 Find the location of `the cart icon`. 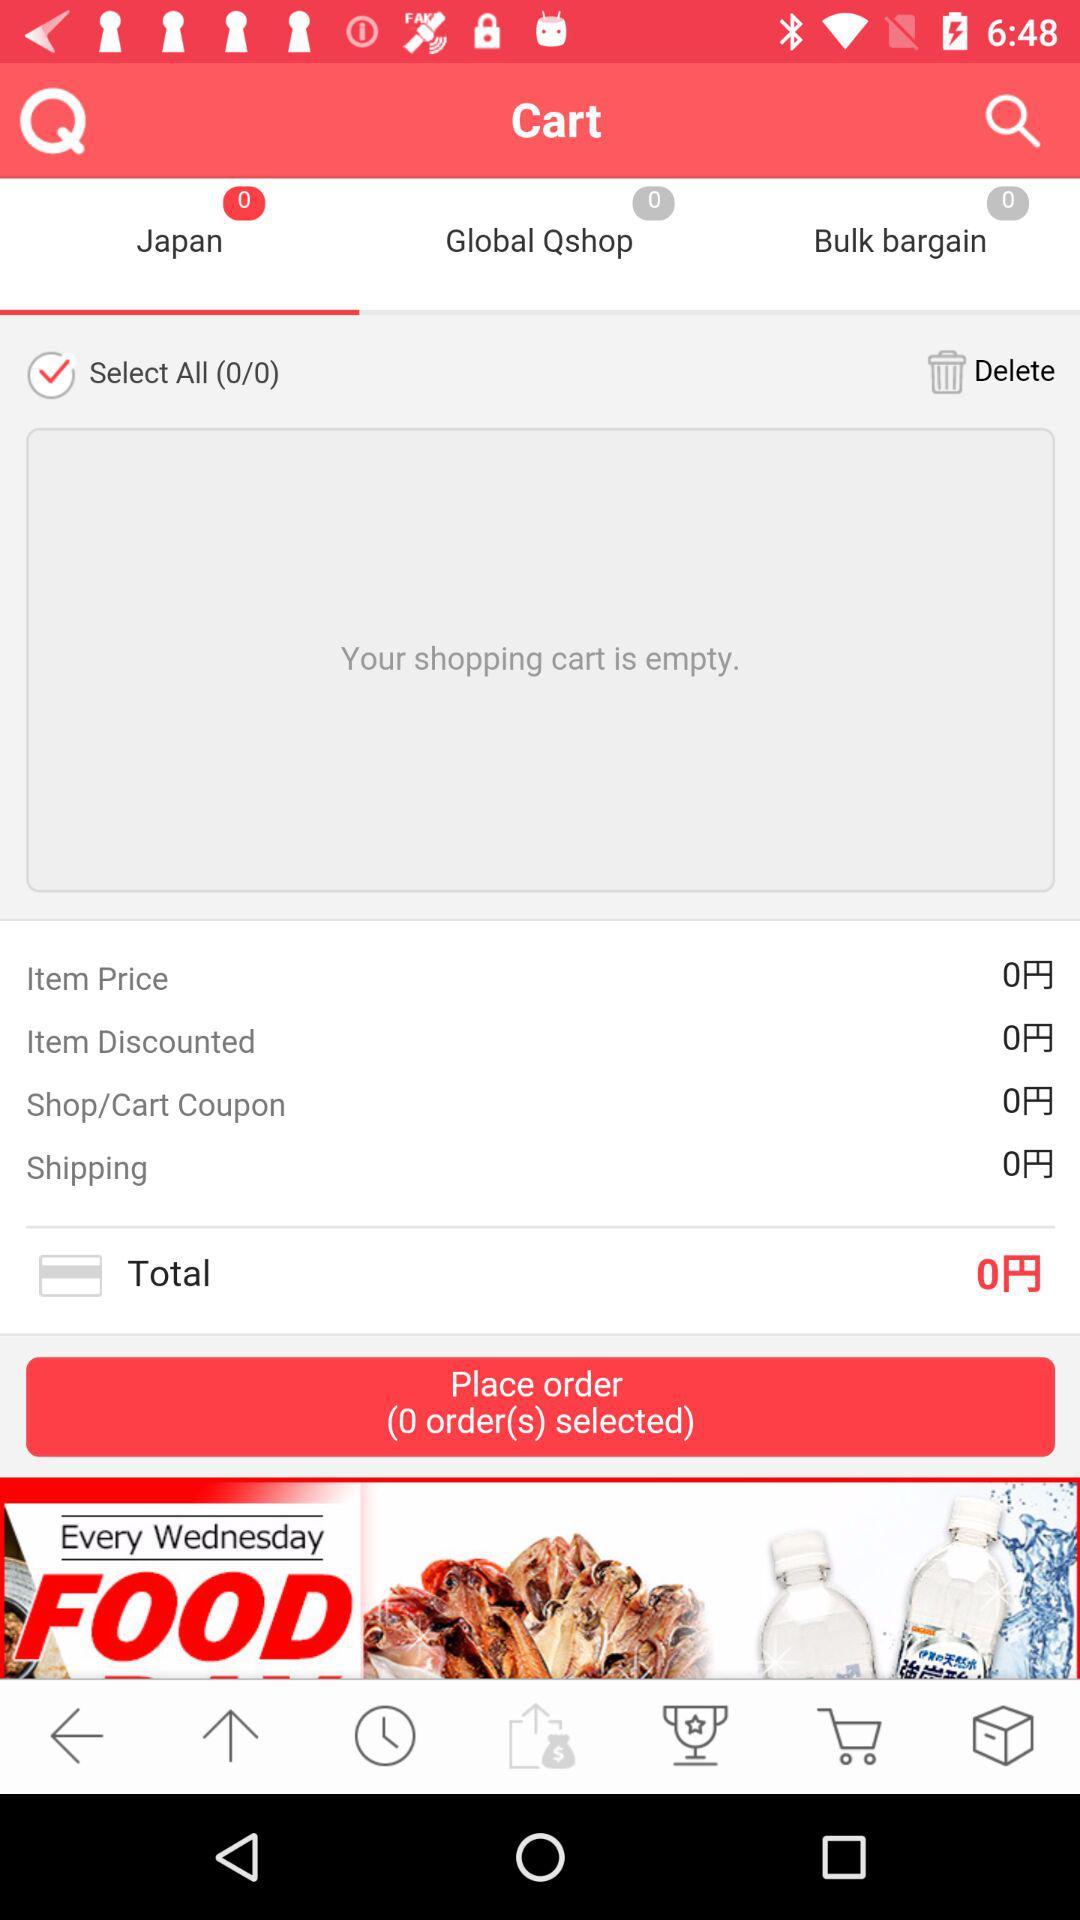

the cart icon is located at coordinates (848, 1734).